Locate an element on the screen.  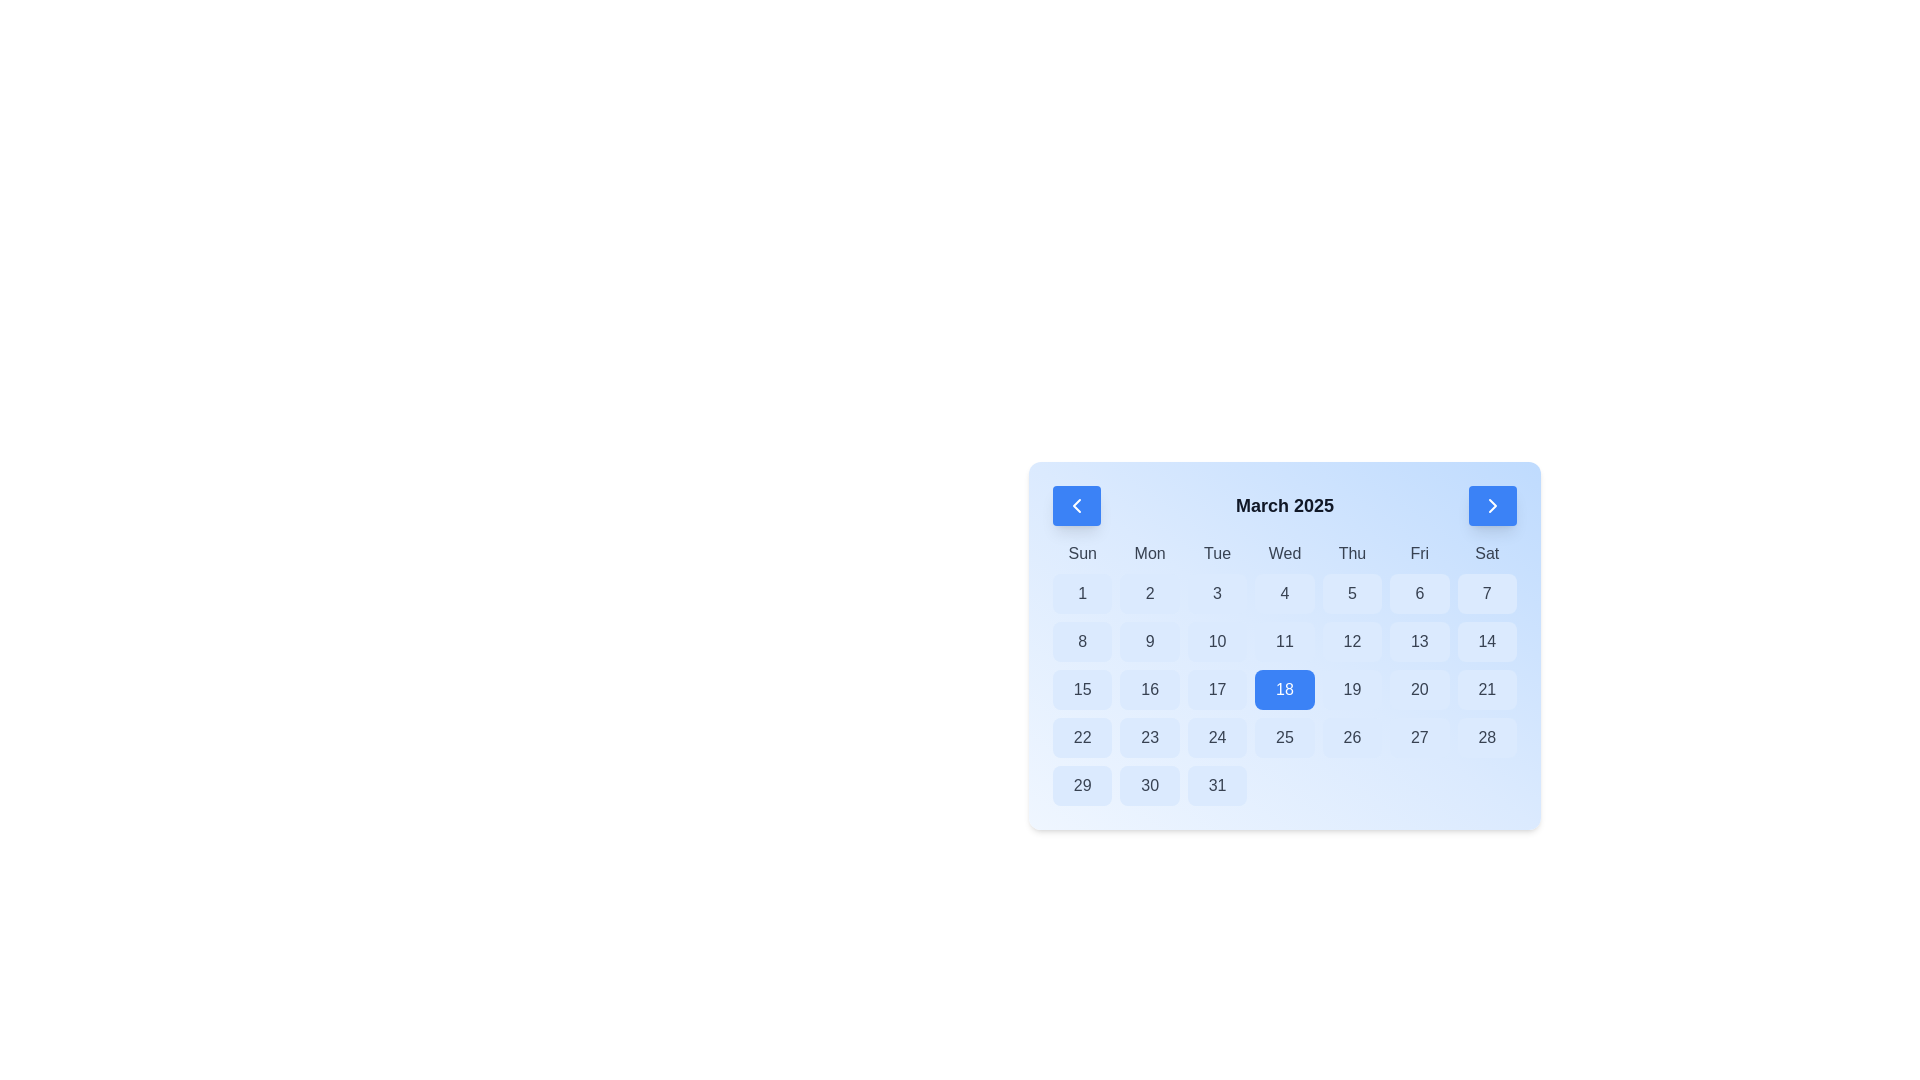
the small blue square button with rounded corners and a white chevron pointing left is located at coordinates (1075, 504).